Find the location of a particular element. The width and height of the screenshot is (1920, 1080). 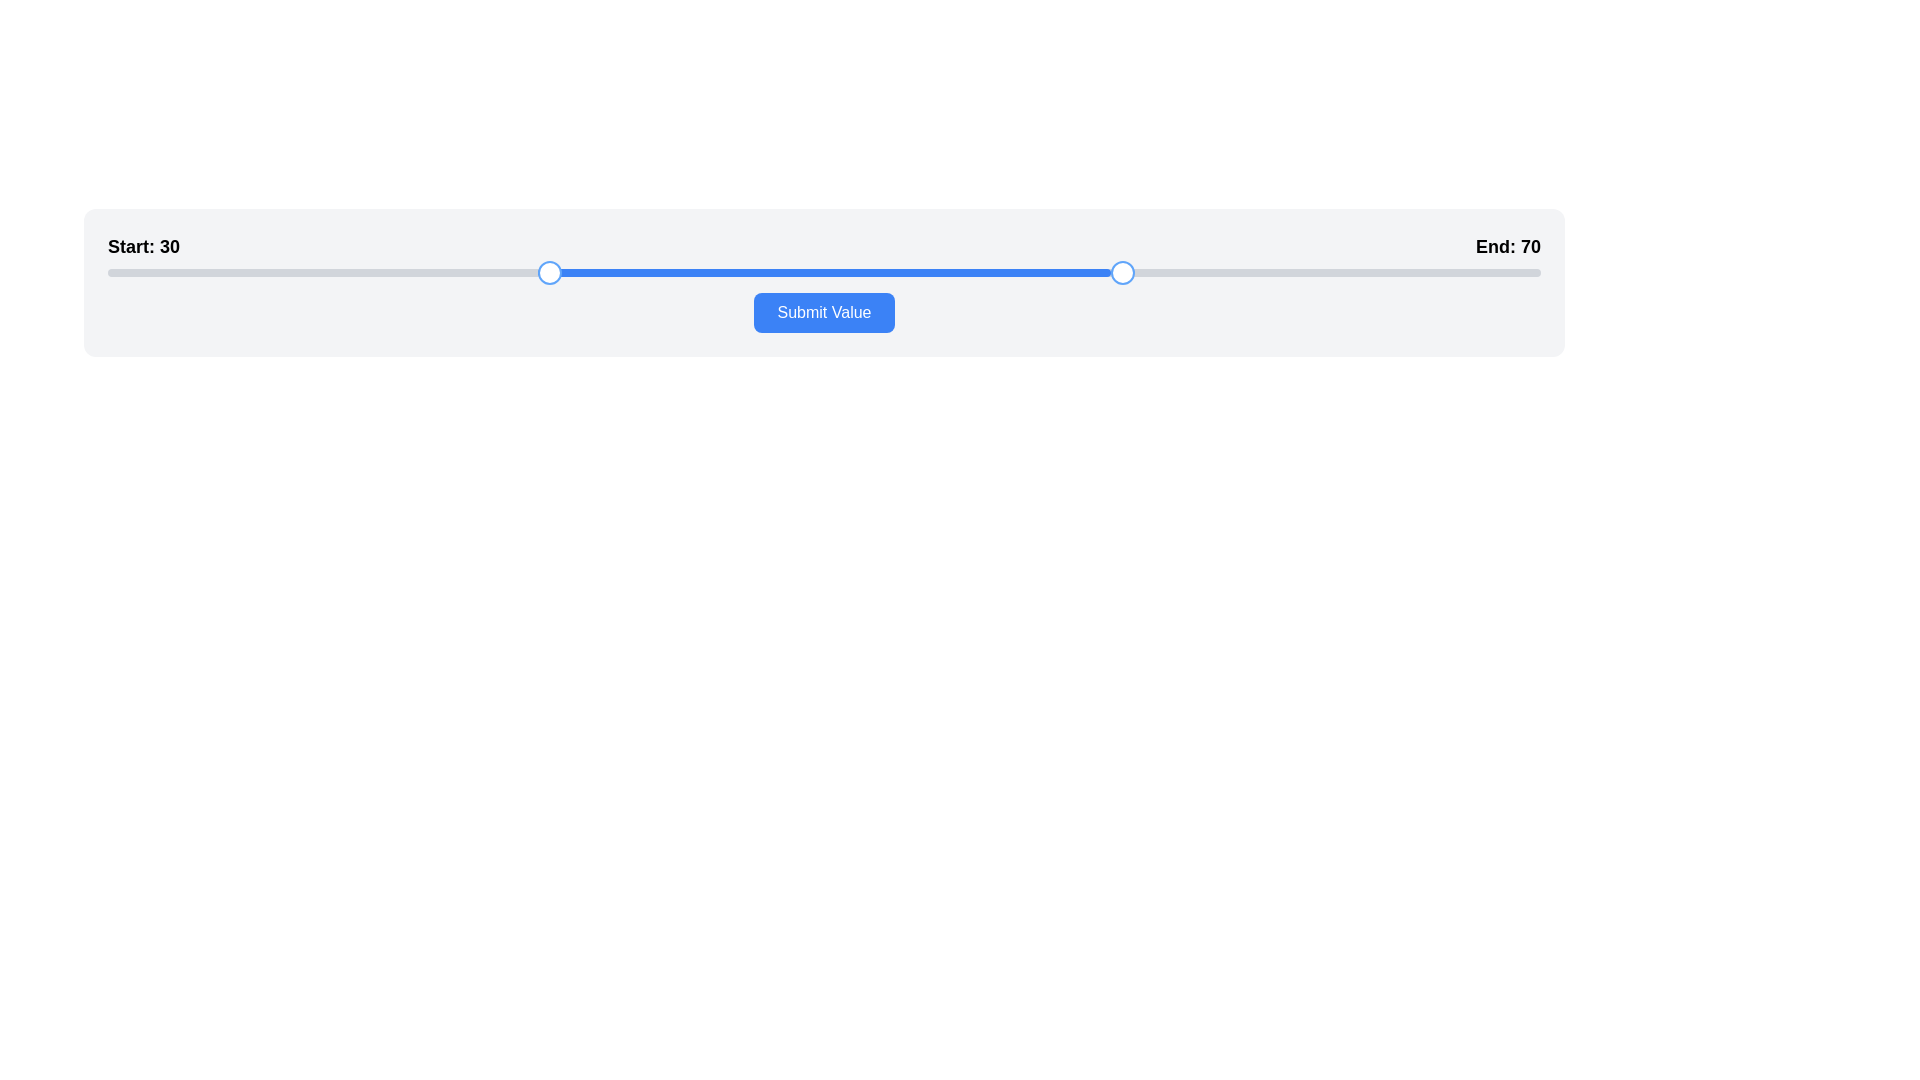

the slider thumb is located at coordinates (450, 273).